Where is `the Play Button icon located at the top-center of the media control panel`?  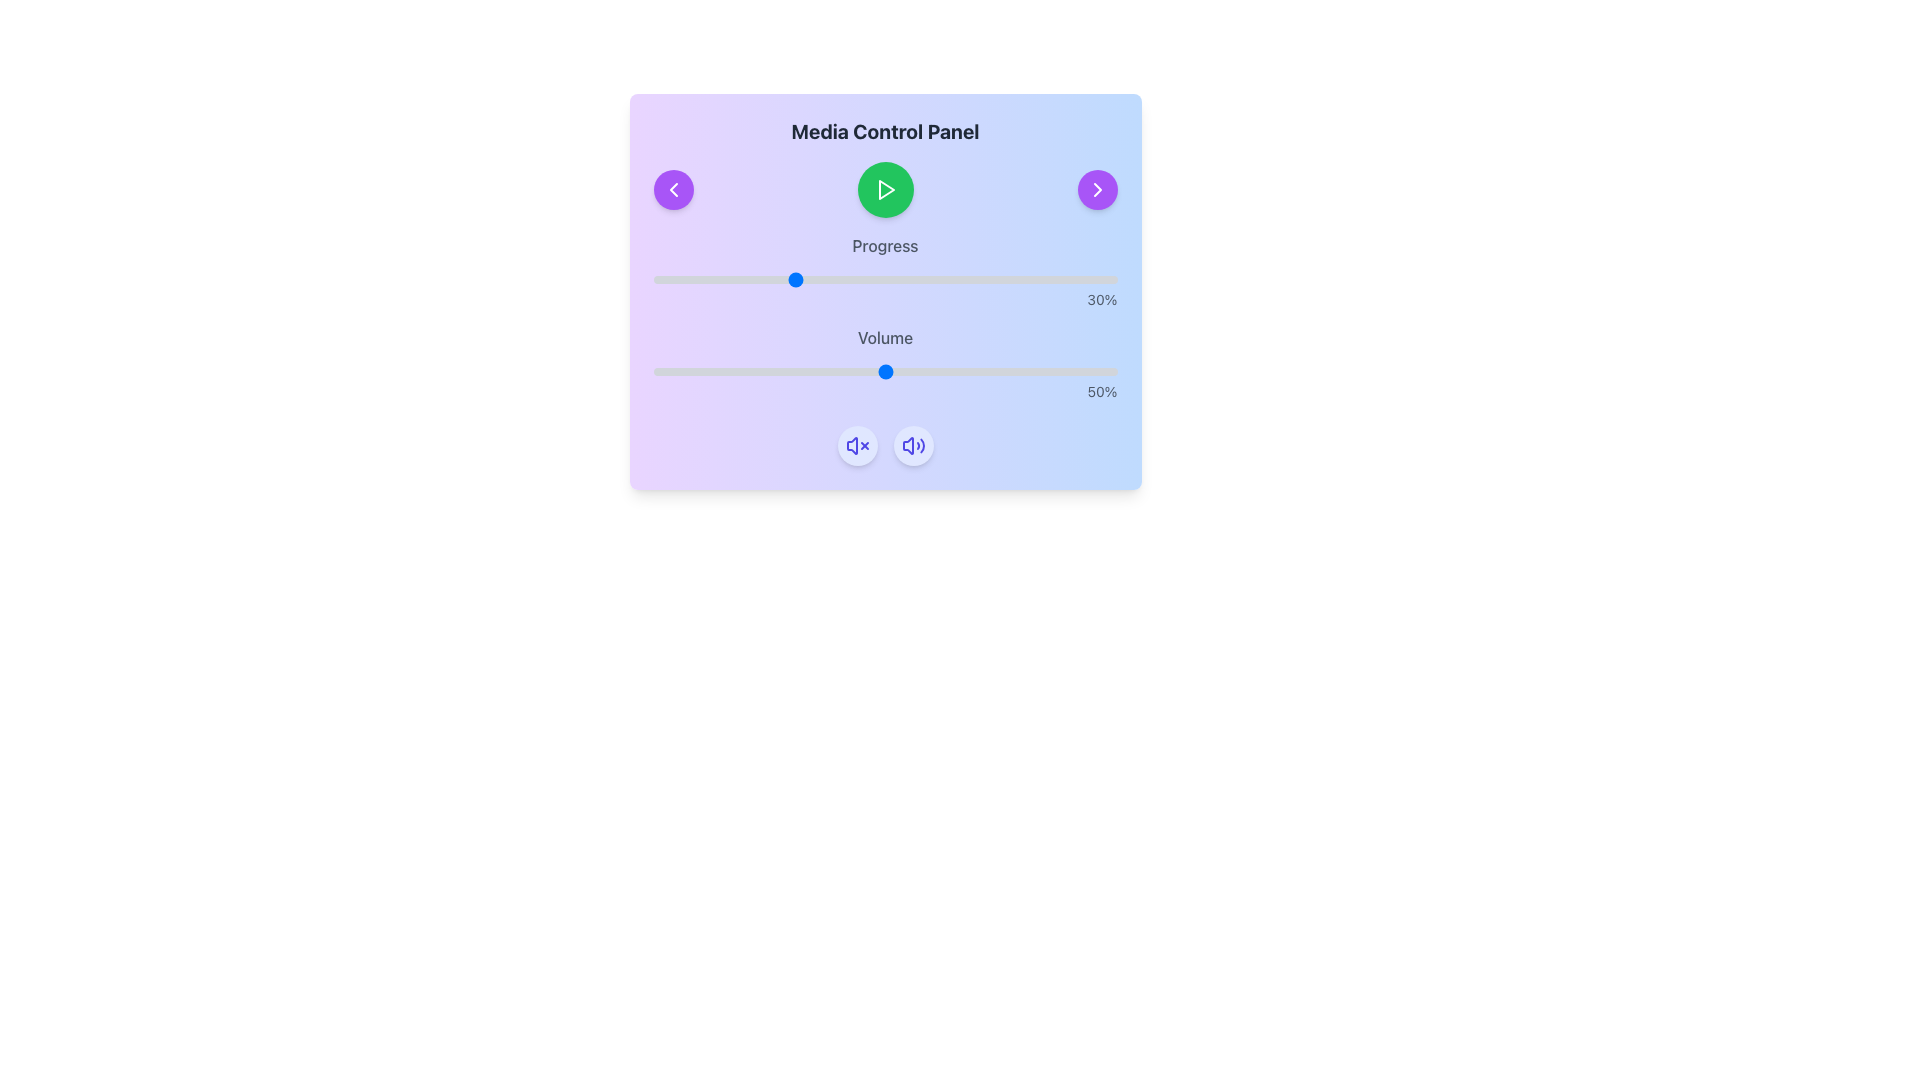
the Play Button icon located at the top-center of the media control panel is located at coordinates (884, 189).